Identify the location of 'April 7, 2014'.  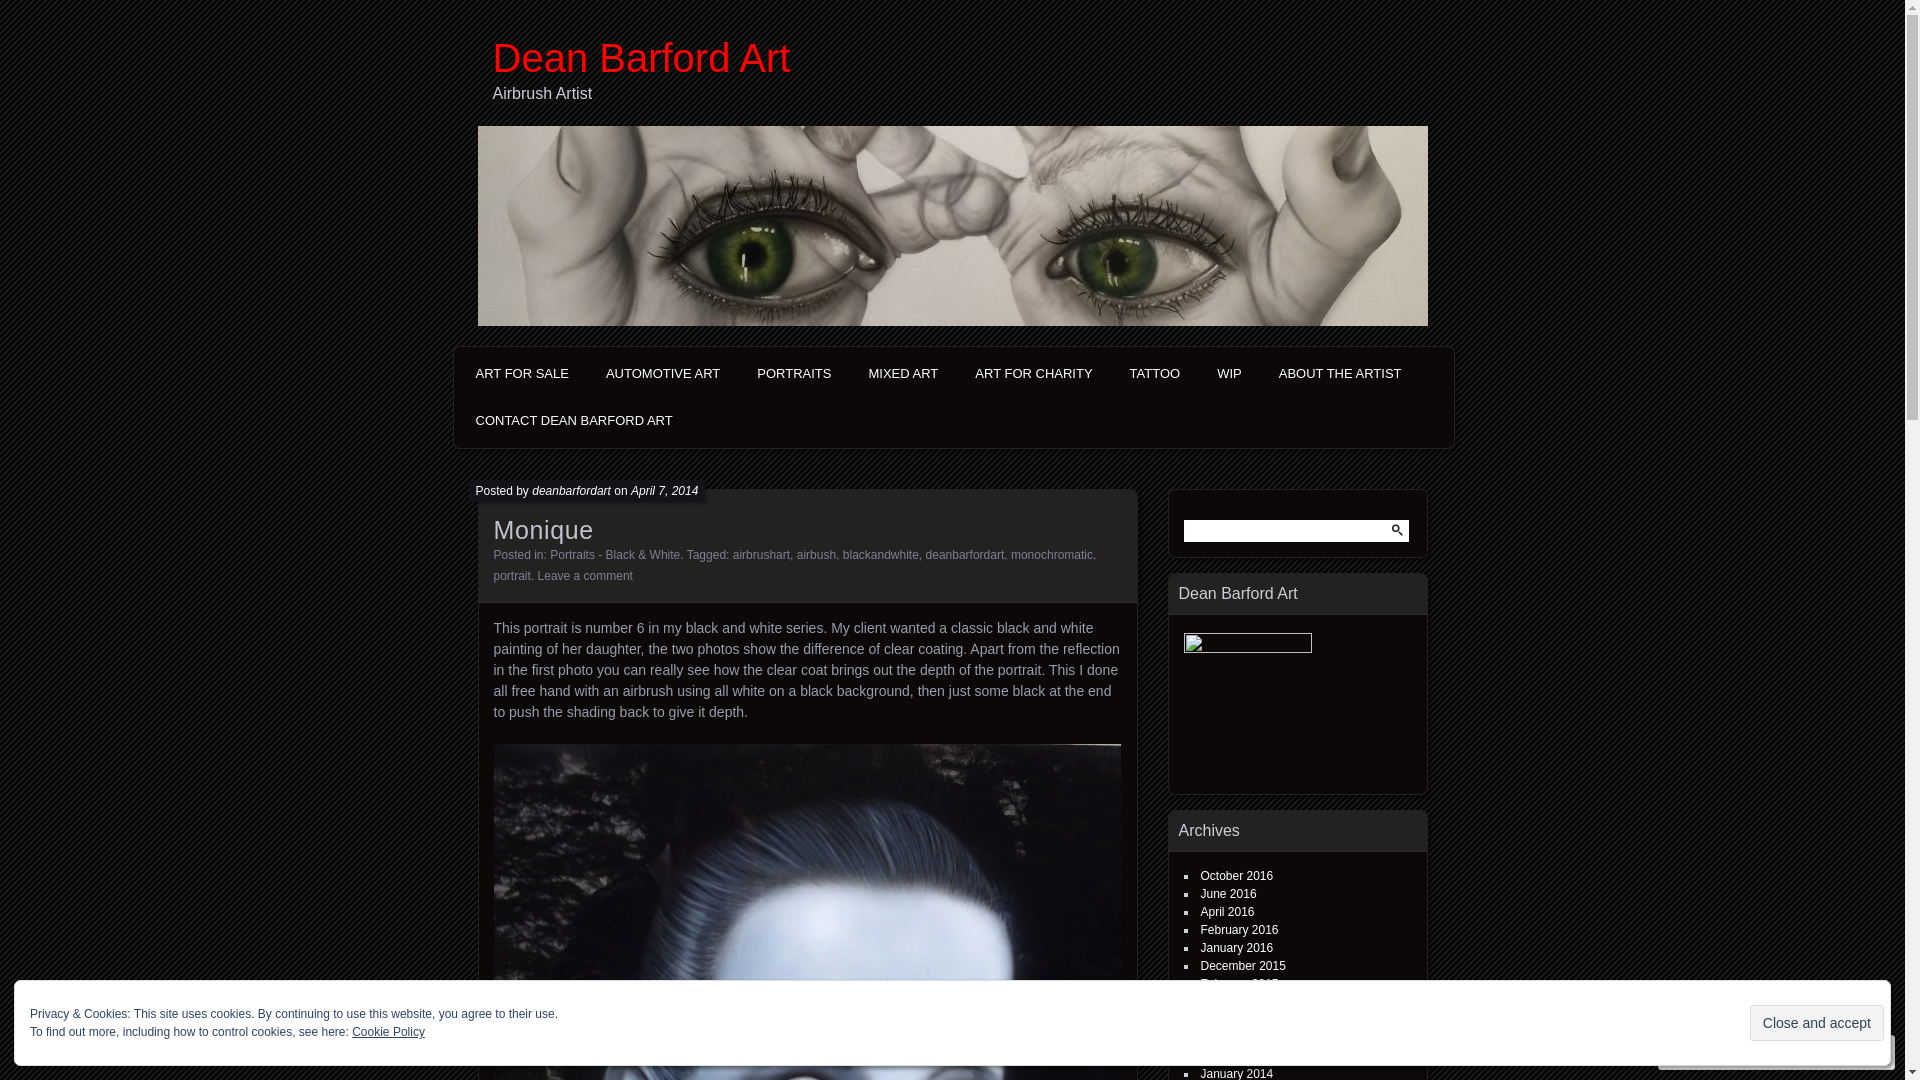
(664, 490).